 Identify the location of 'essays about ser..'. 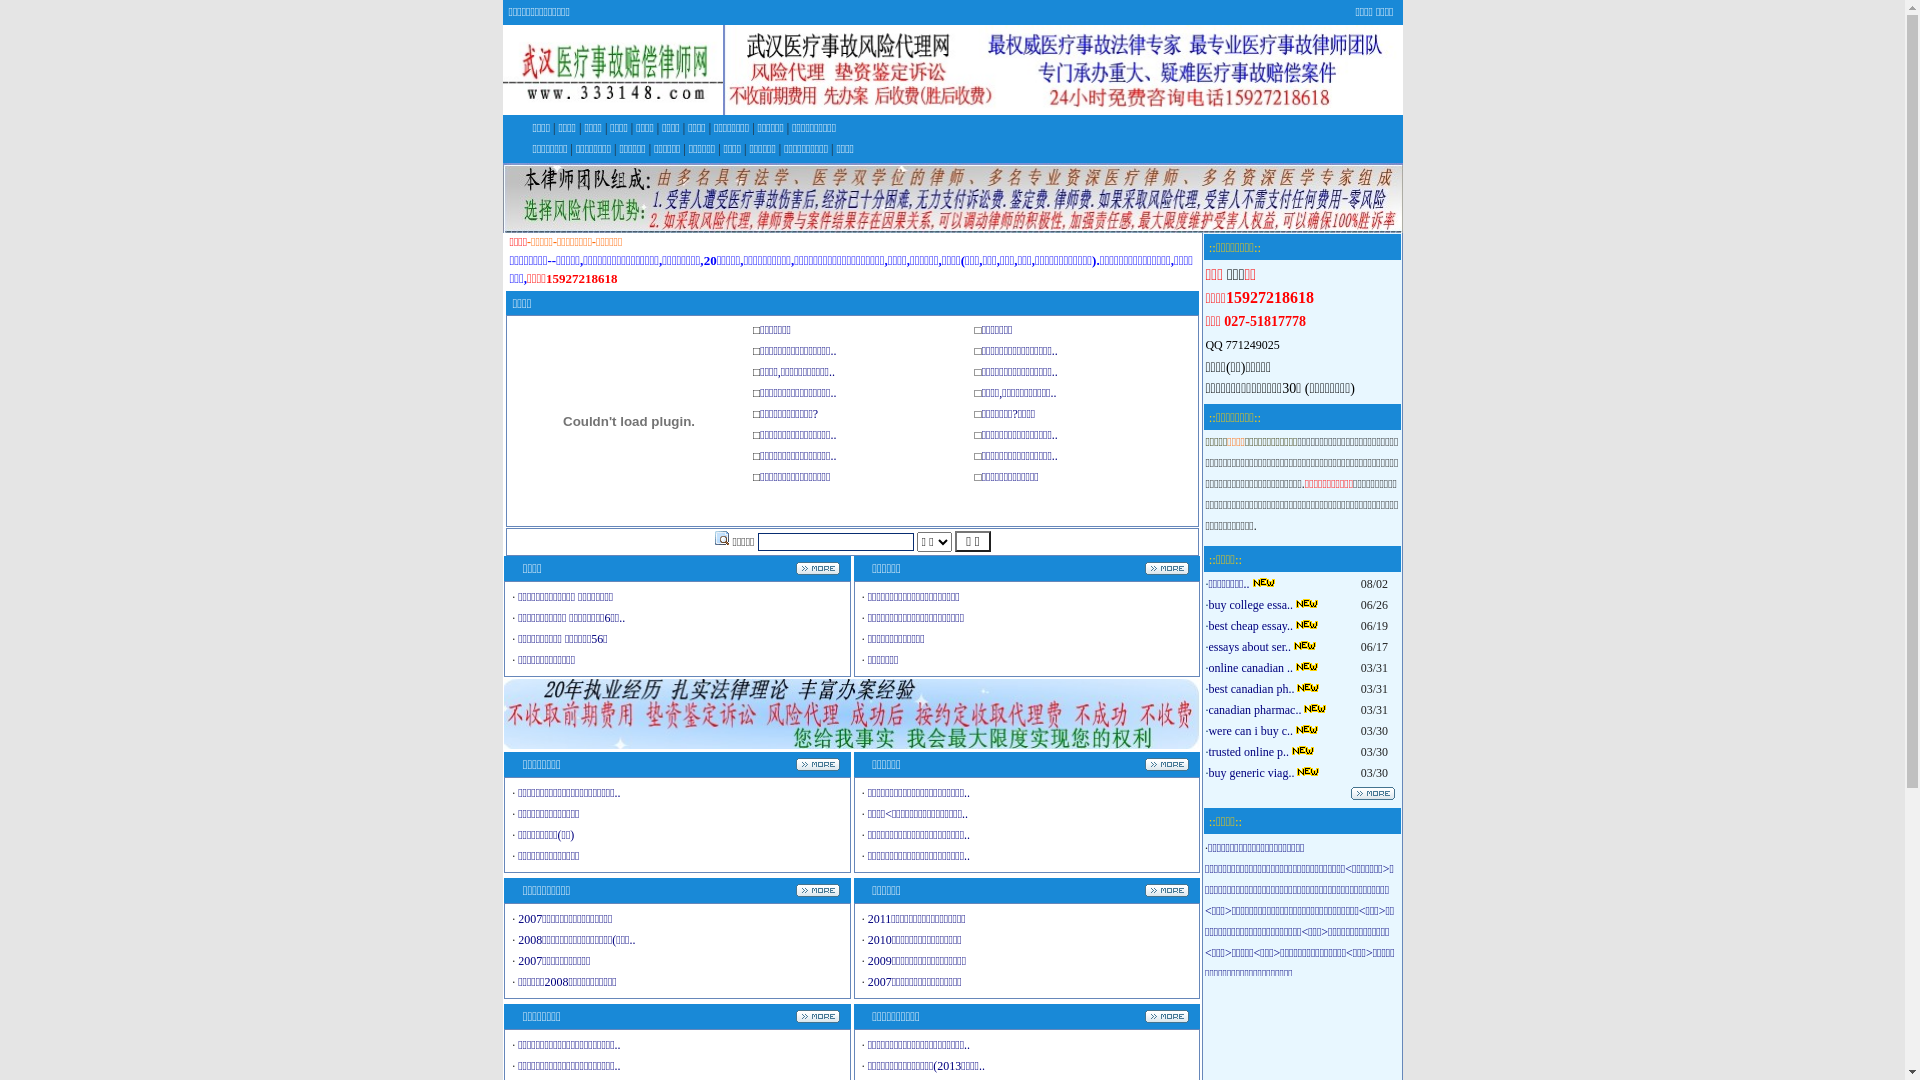
(1248, 647).